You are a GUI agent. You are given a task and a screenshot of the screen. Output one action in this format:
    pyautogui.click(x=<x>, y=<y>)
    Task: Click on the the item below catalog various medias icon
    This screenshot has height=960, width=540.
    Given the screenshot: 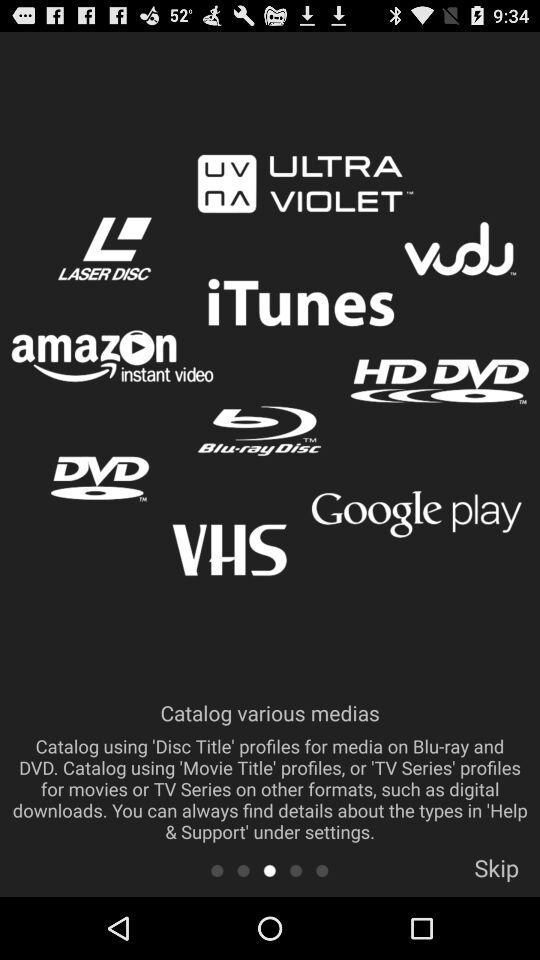 What is the action you would take?
    pyautogui.click(x=269, y=869)
    